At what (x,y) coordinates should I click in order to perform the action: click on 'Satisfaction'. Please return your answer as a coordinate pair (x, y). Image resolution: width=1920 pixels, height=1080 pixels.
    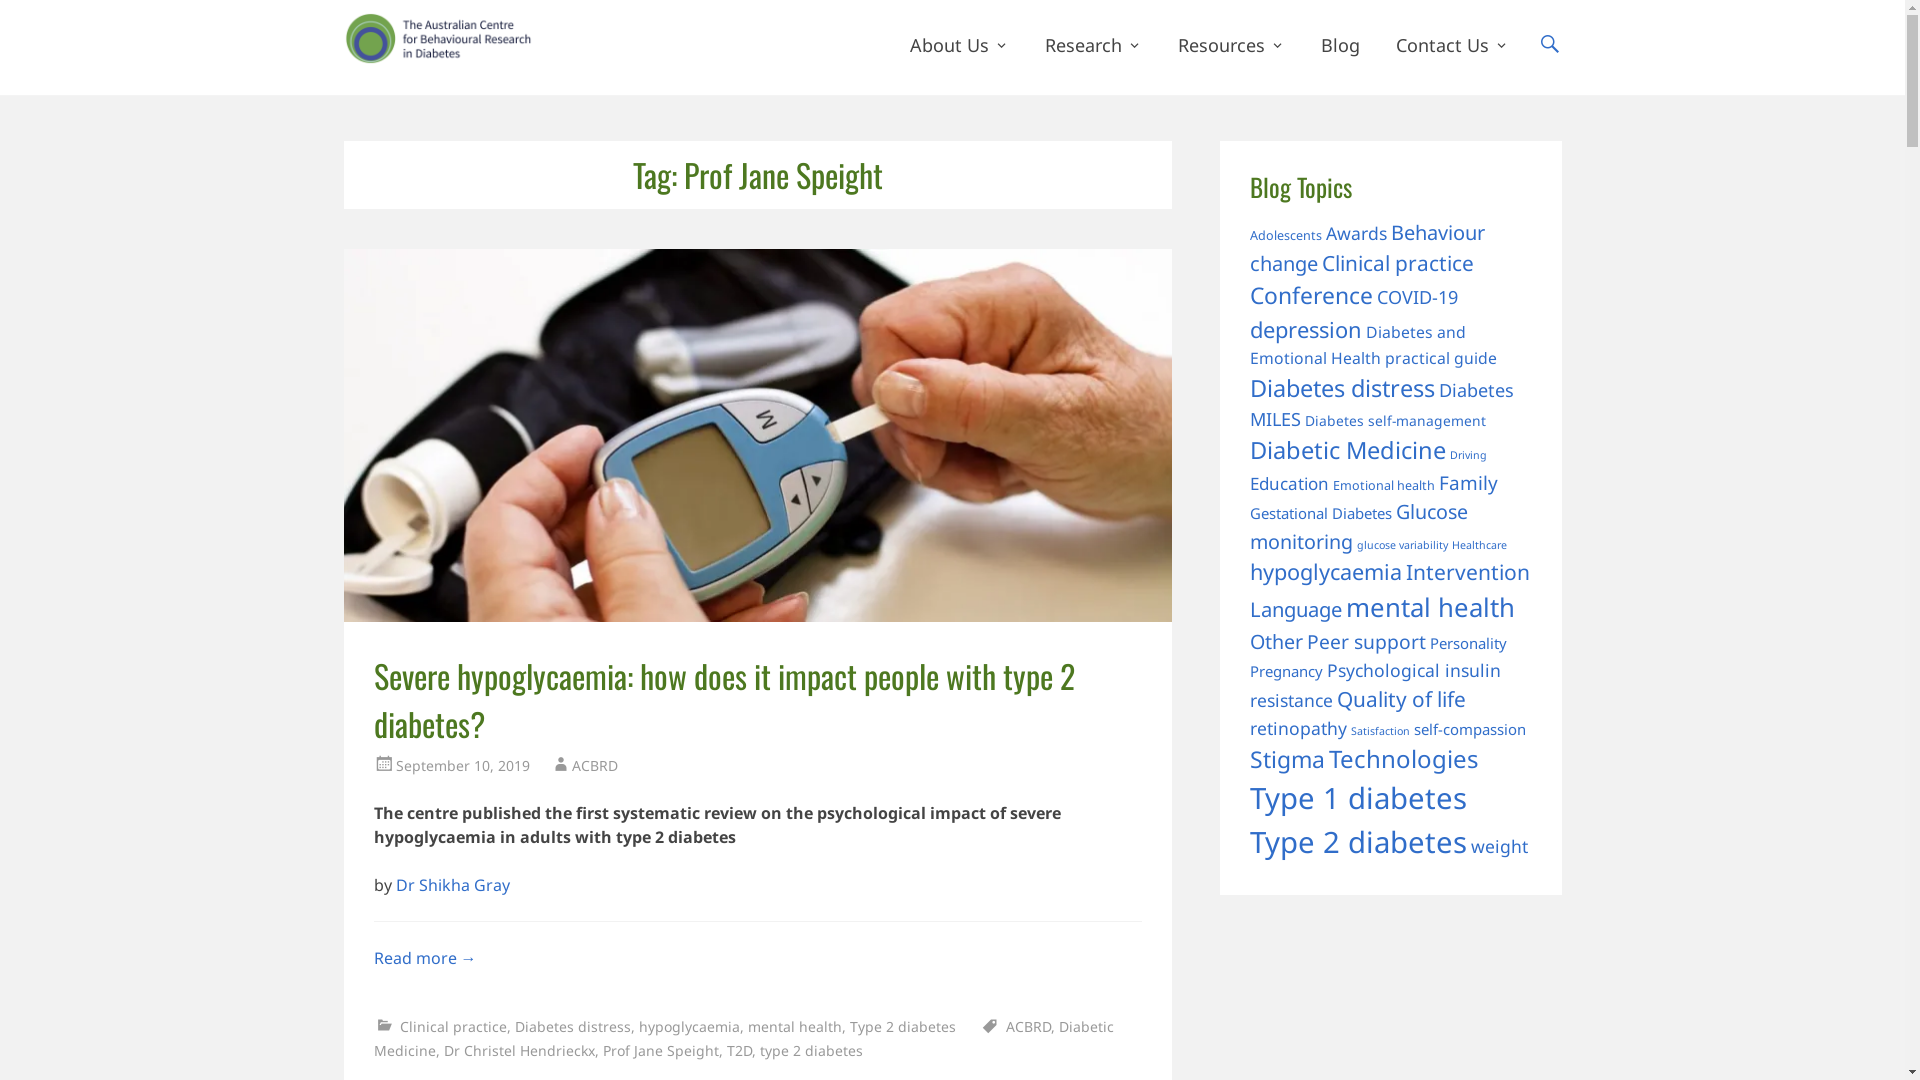
    Looking at the image, I should click on (1379, 731).